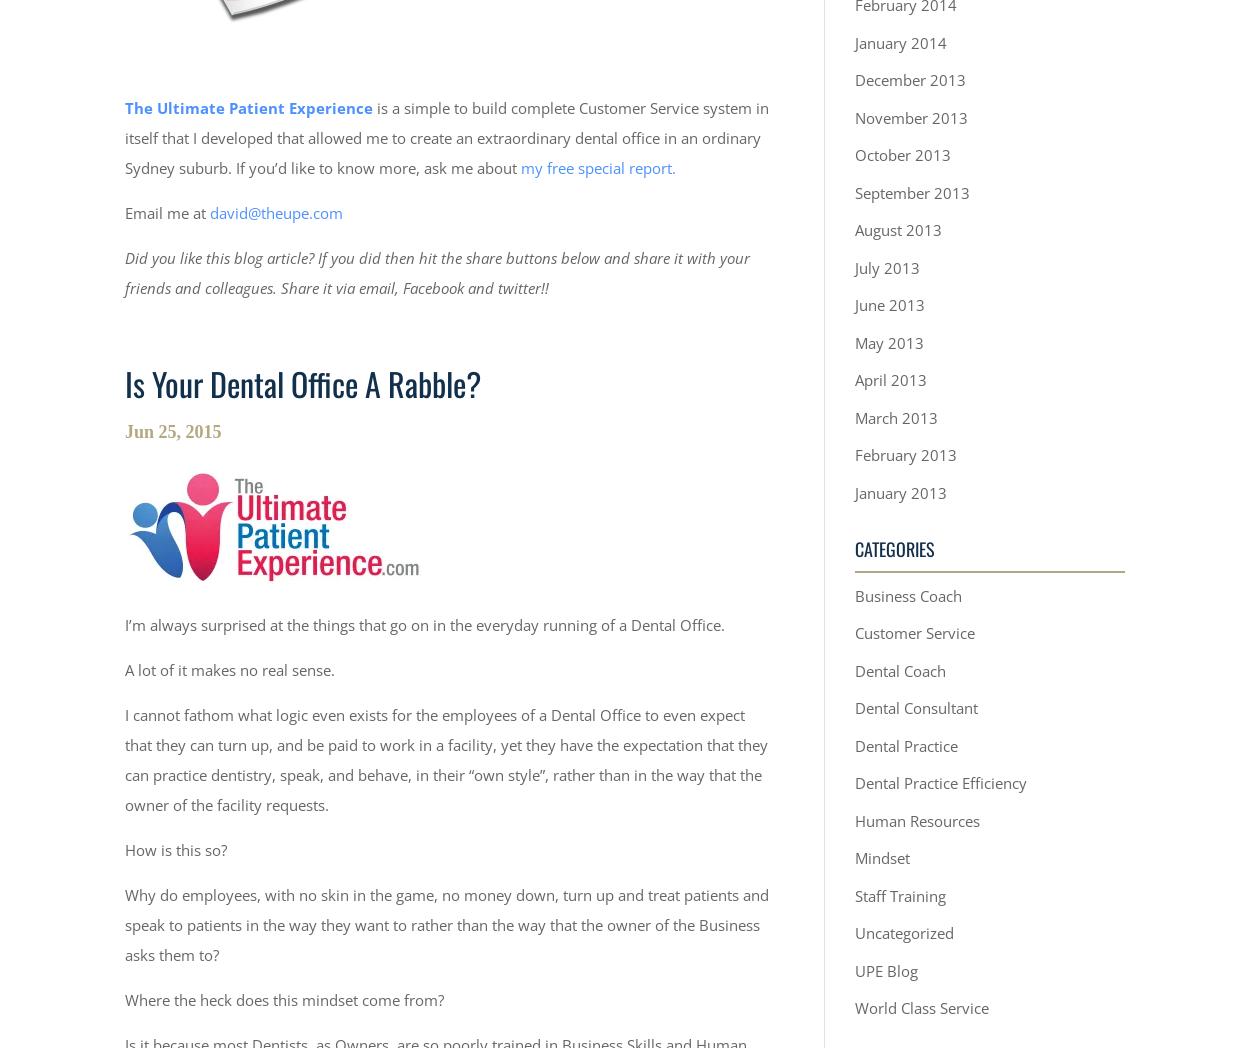 The image size is (1250, 1048). What do you see at coordinates (901, 41) in the screenshot?
I see `'January 2014'` at bounding box center [901, 41].